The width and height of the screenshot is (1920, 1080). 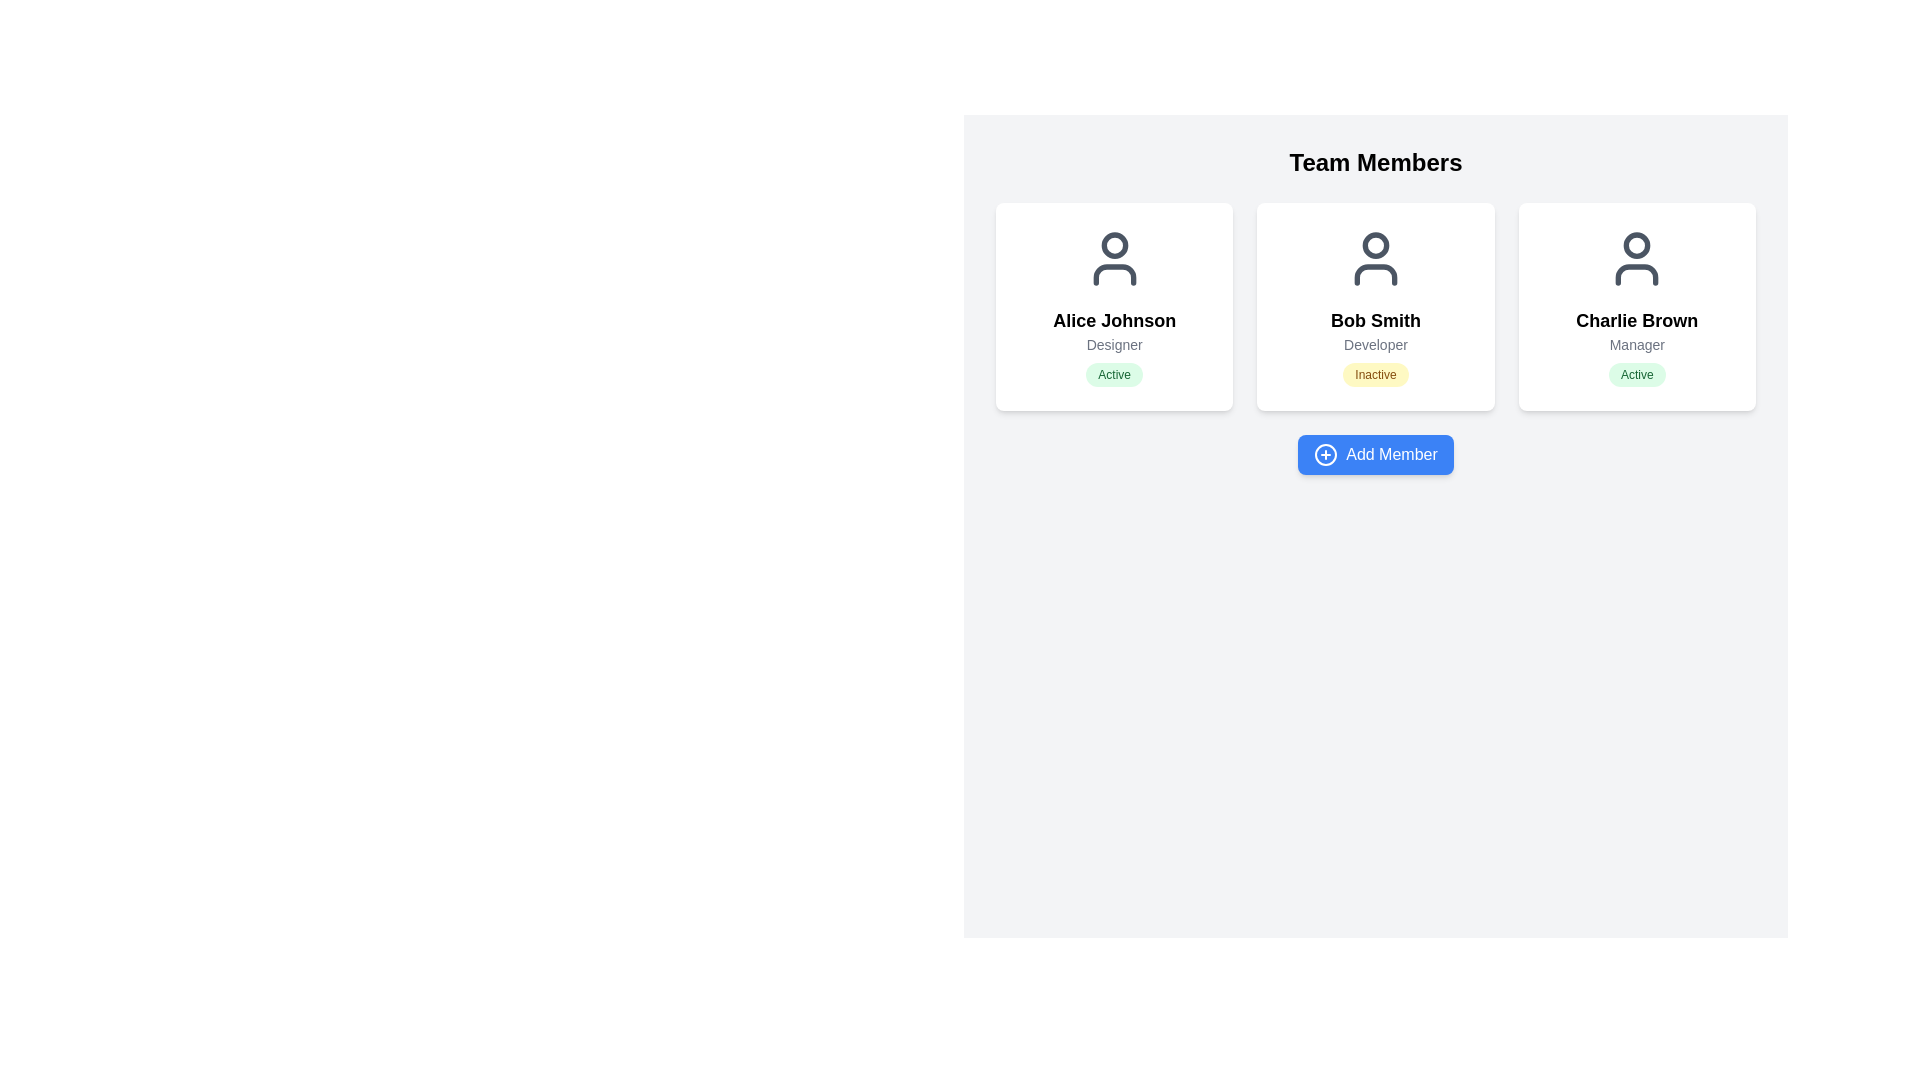 I want to click on displayed text of the status indicator label located at the bottom of Charlie Brown's profile card in the Team Members section, so click(x=1637, y=374).